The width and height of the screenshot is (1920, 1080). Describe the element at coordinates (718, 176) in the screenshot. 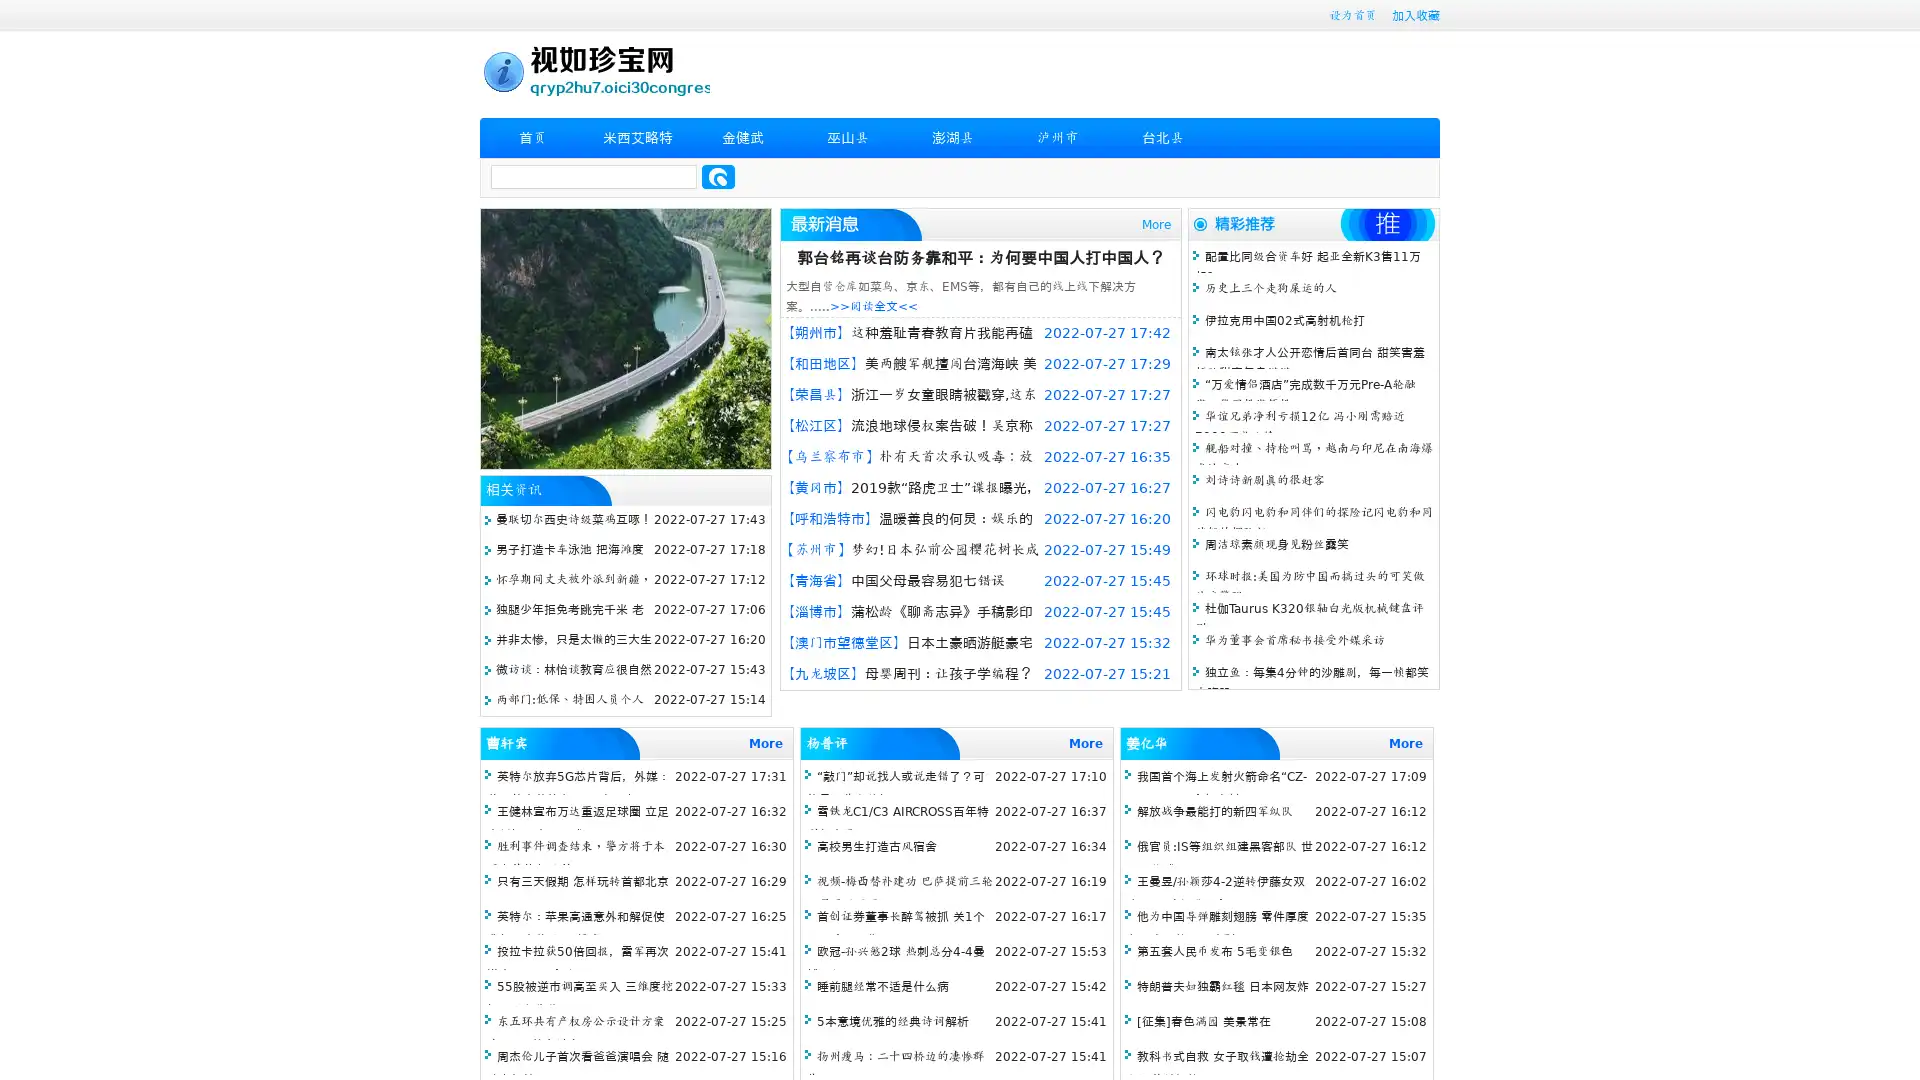

I see `Search` at that location.